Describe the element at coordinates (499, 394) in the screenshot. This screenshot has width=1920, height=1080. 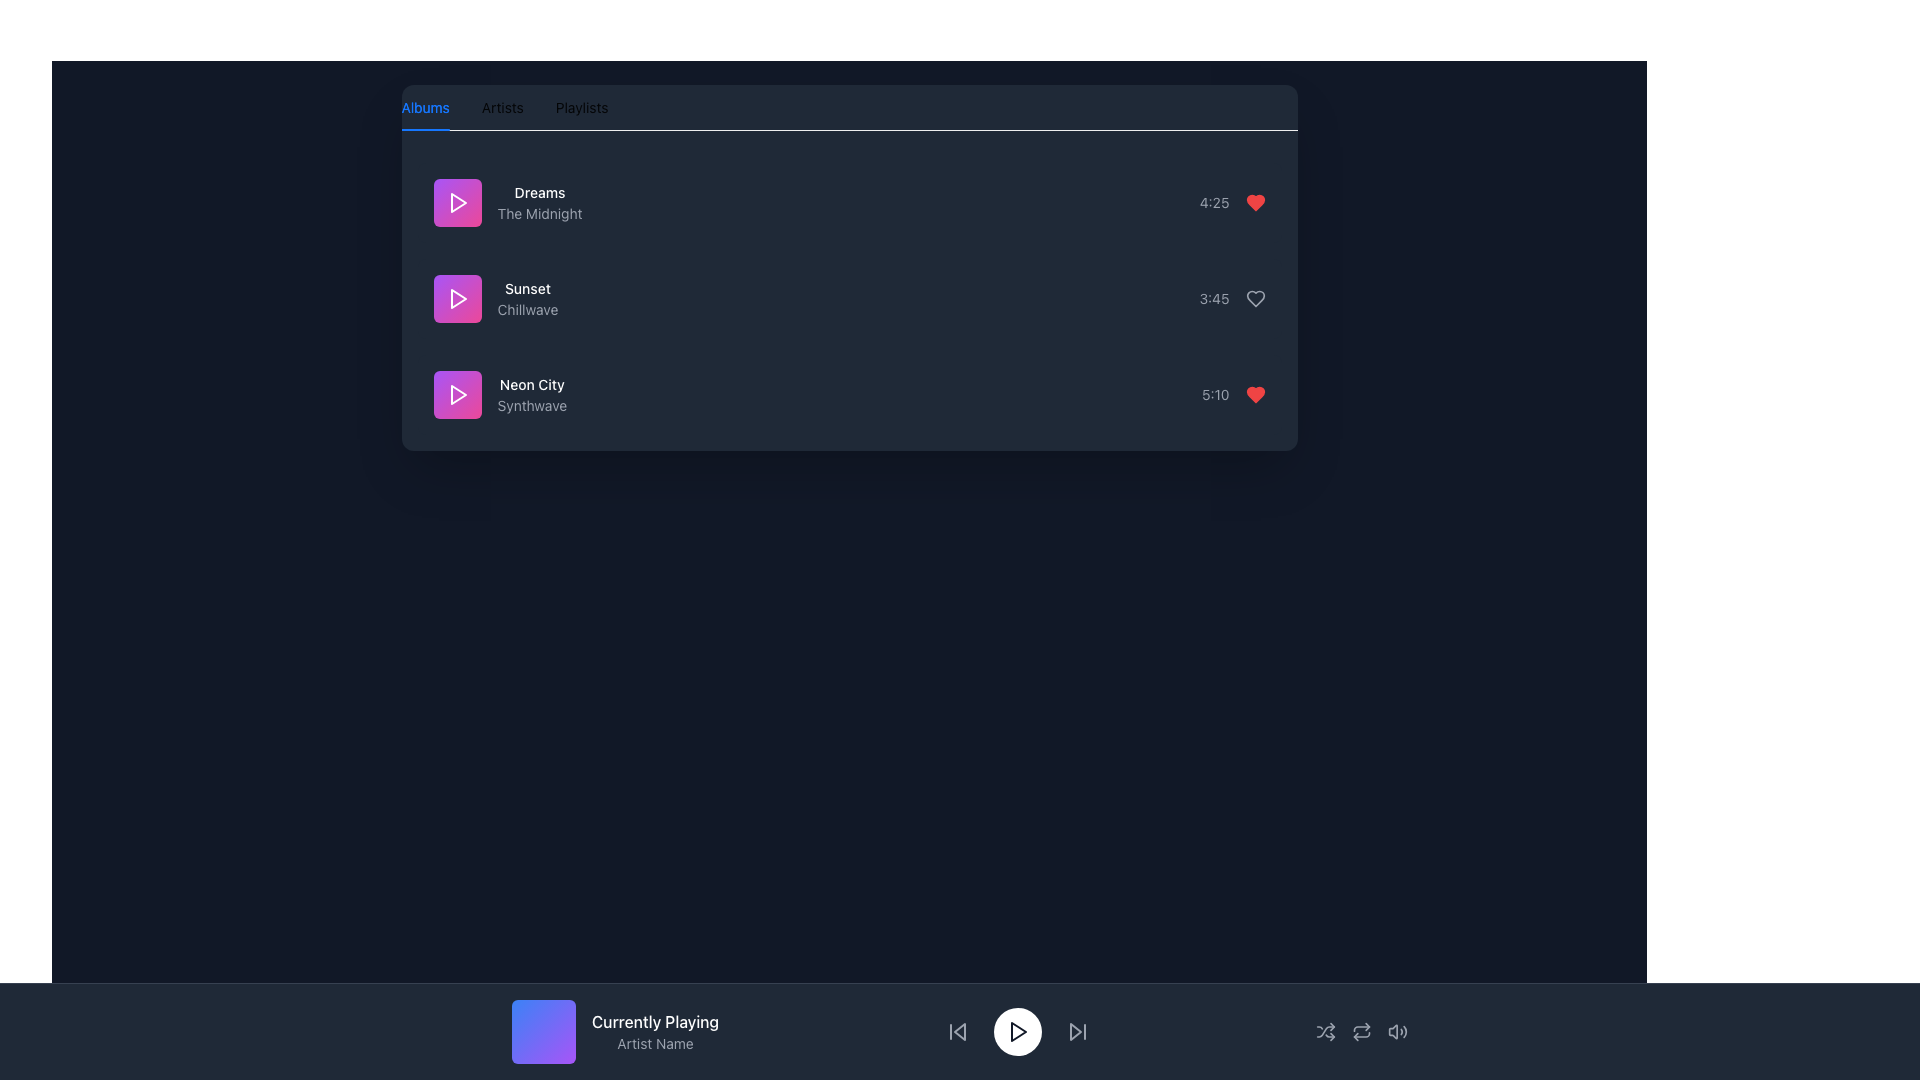
I see `the third Clickable List Card in the vertically arranged list of content cards, positioned below 'Sunset' and above subsequent items` at that location.